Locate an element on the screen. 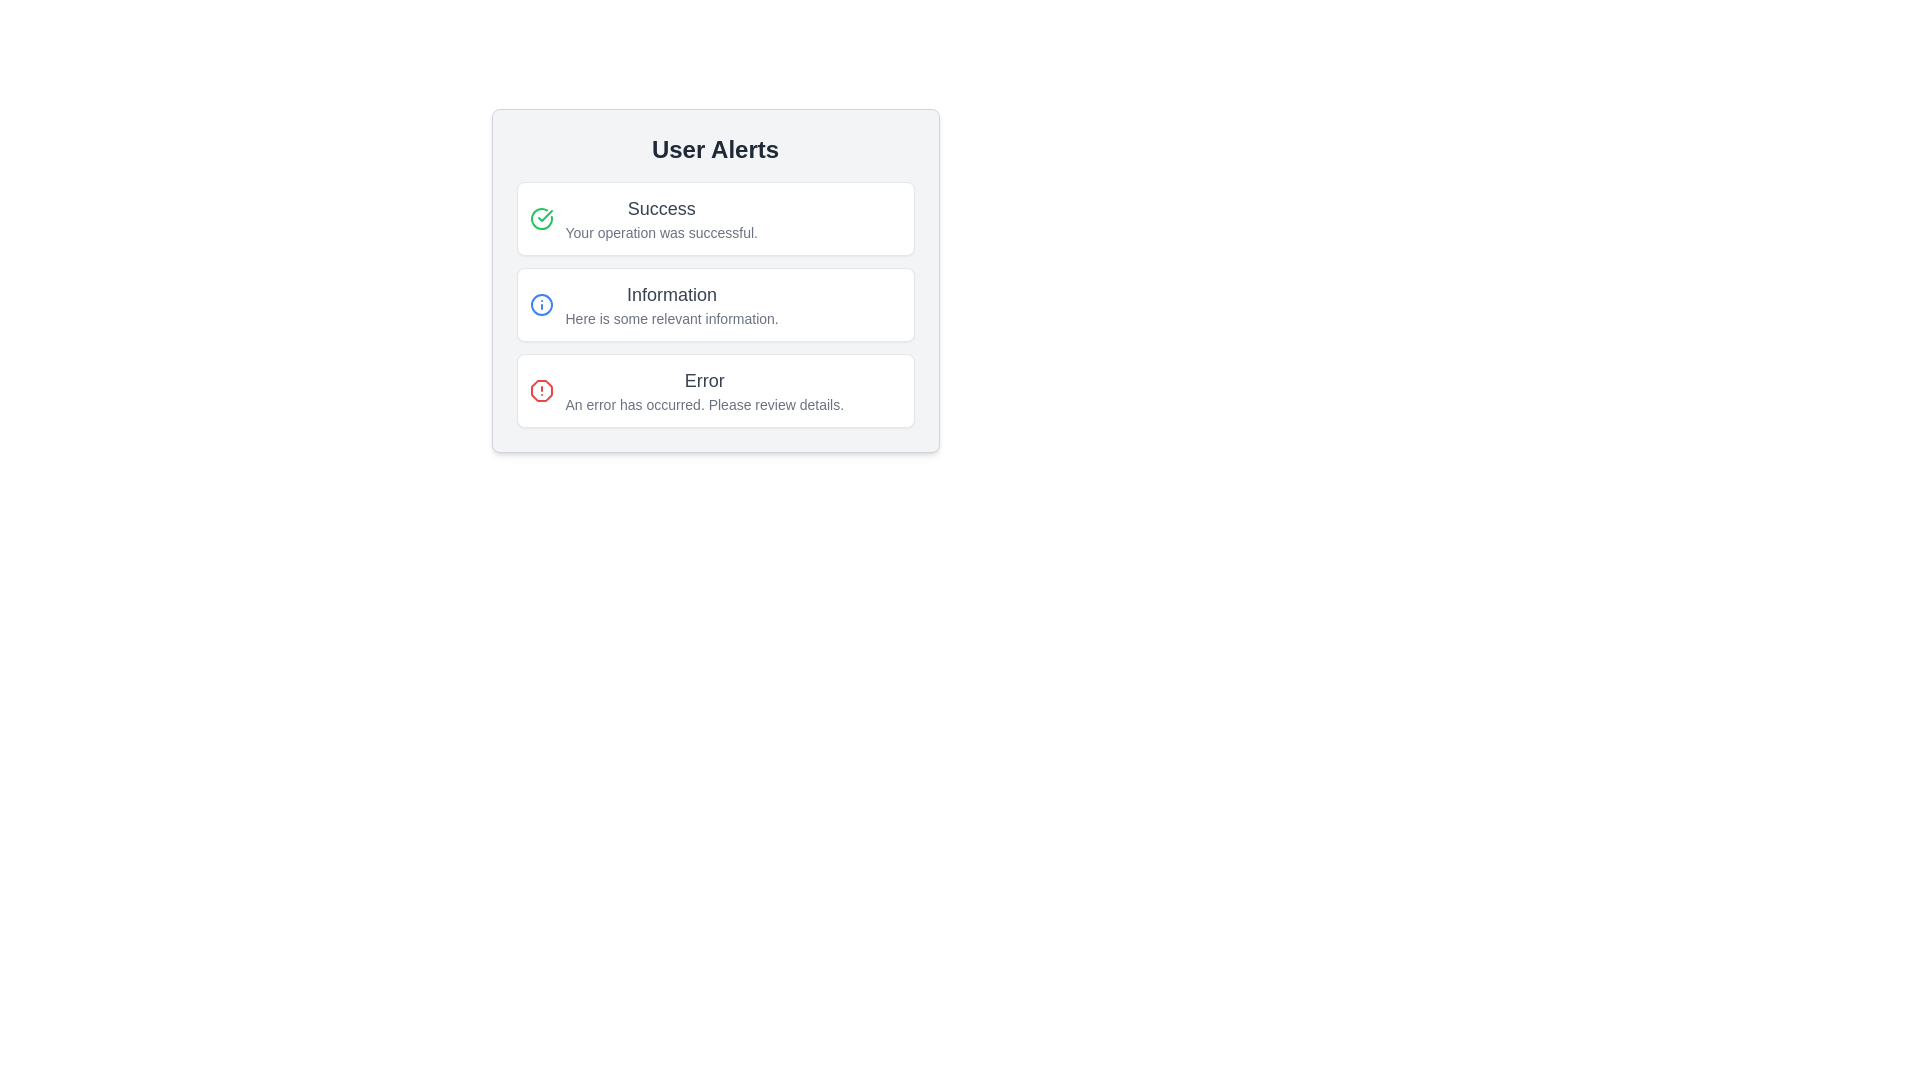 The width and height of the screenshot is (1920, 1080). the circular SVG graphical element that represents the 'Information' icon, located in the second alert item of the 'User Alerts' interface is located at coordinates (541, 304).